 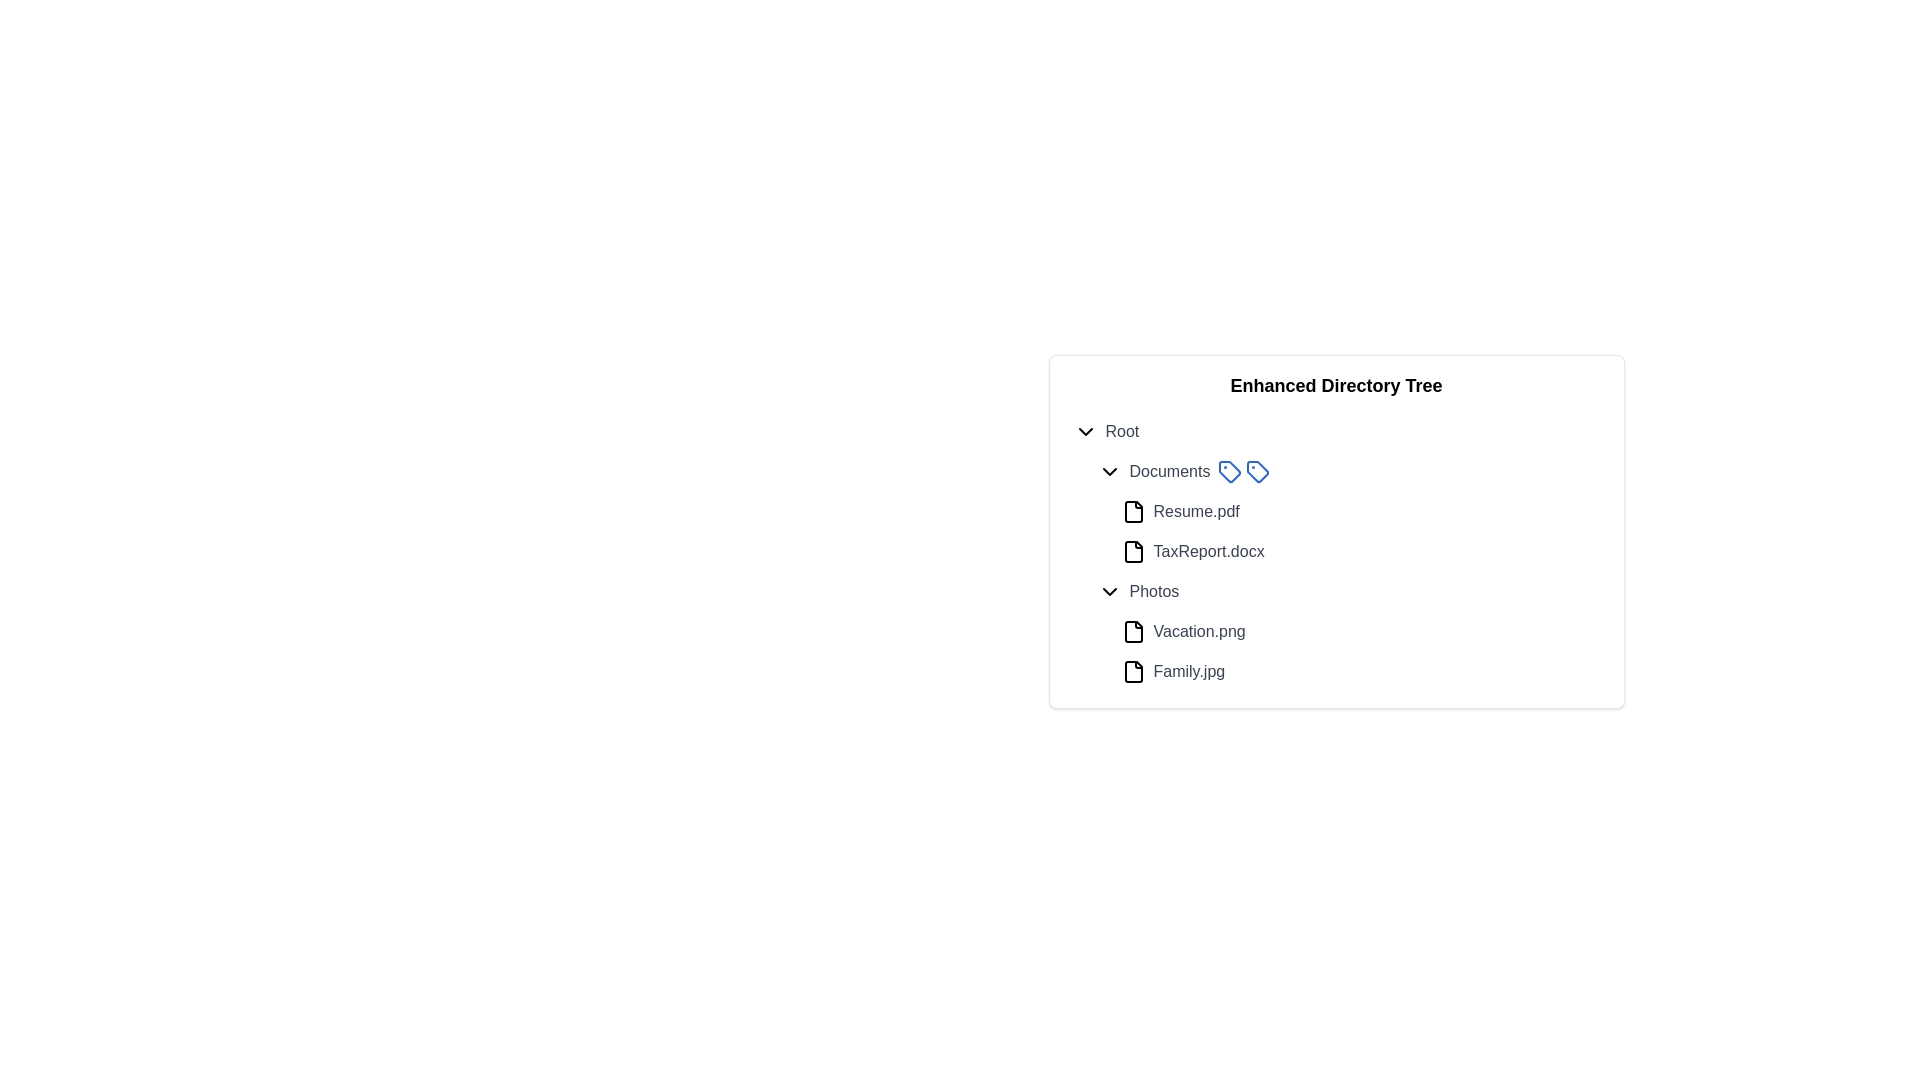 I want to click on text label 'Root' which is styled in gray and is the first item in the 'Enhanced Directory Tree', positioned to the right of a chevron-down icon, so click(x=1122, y=431).